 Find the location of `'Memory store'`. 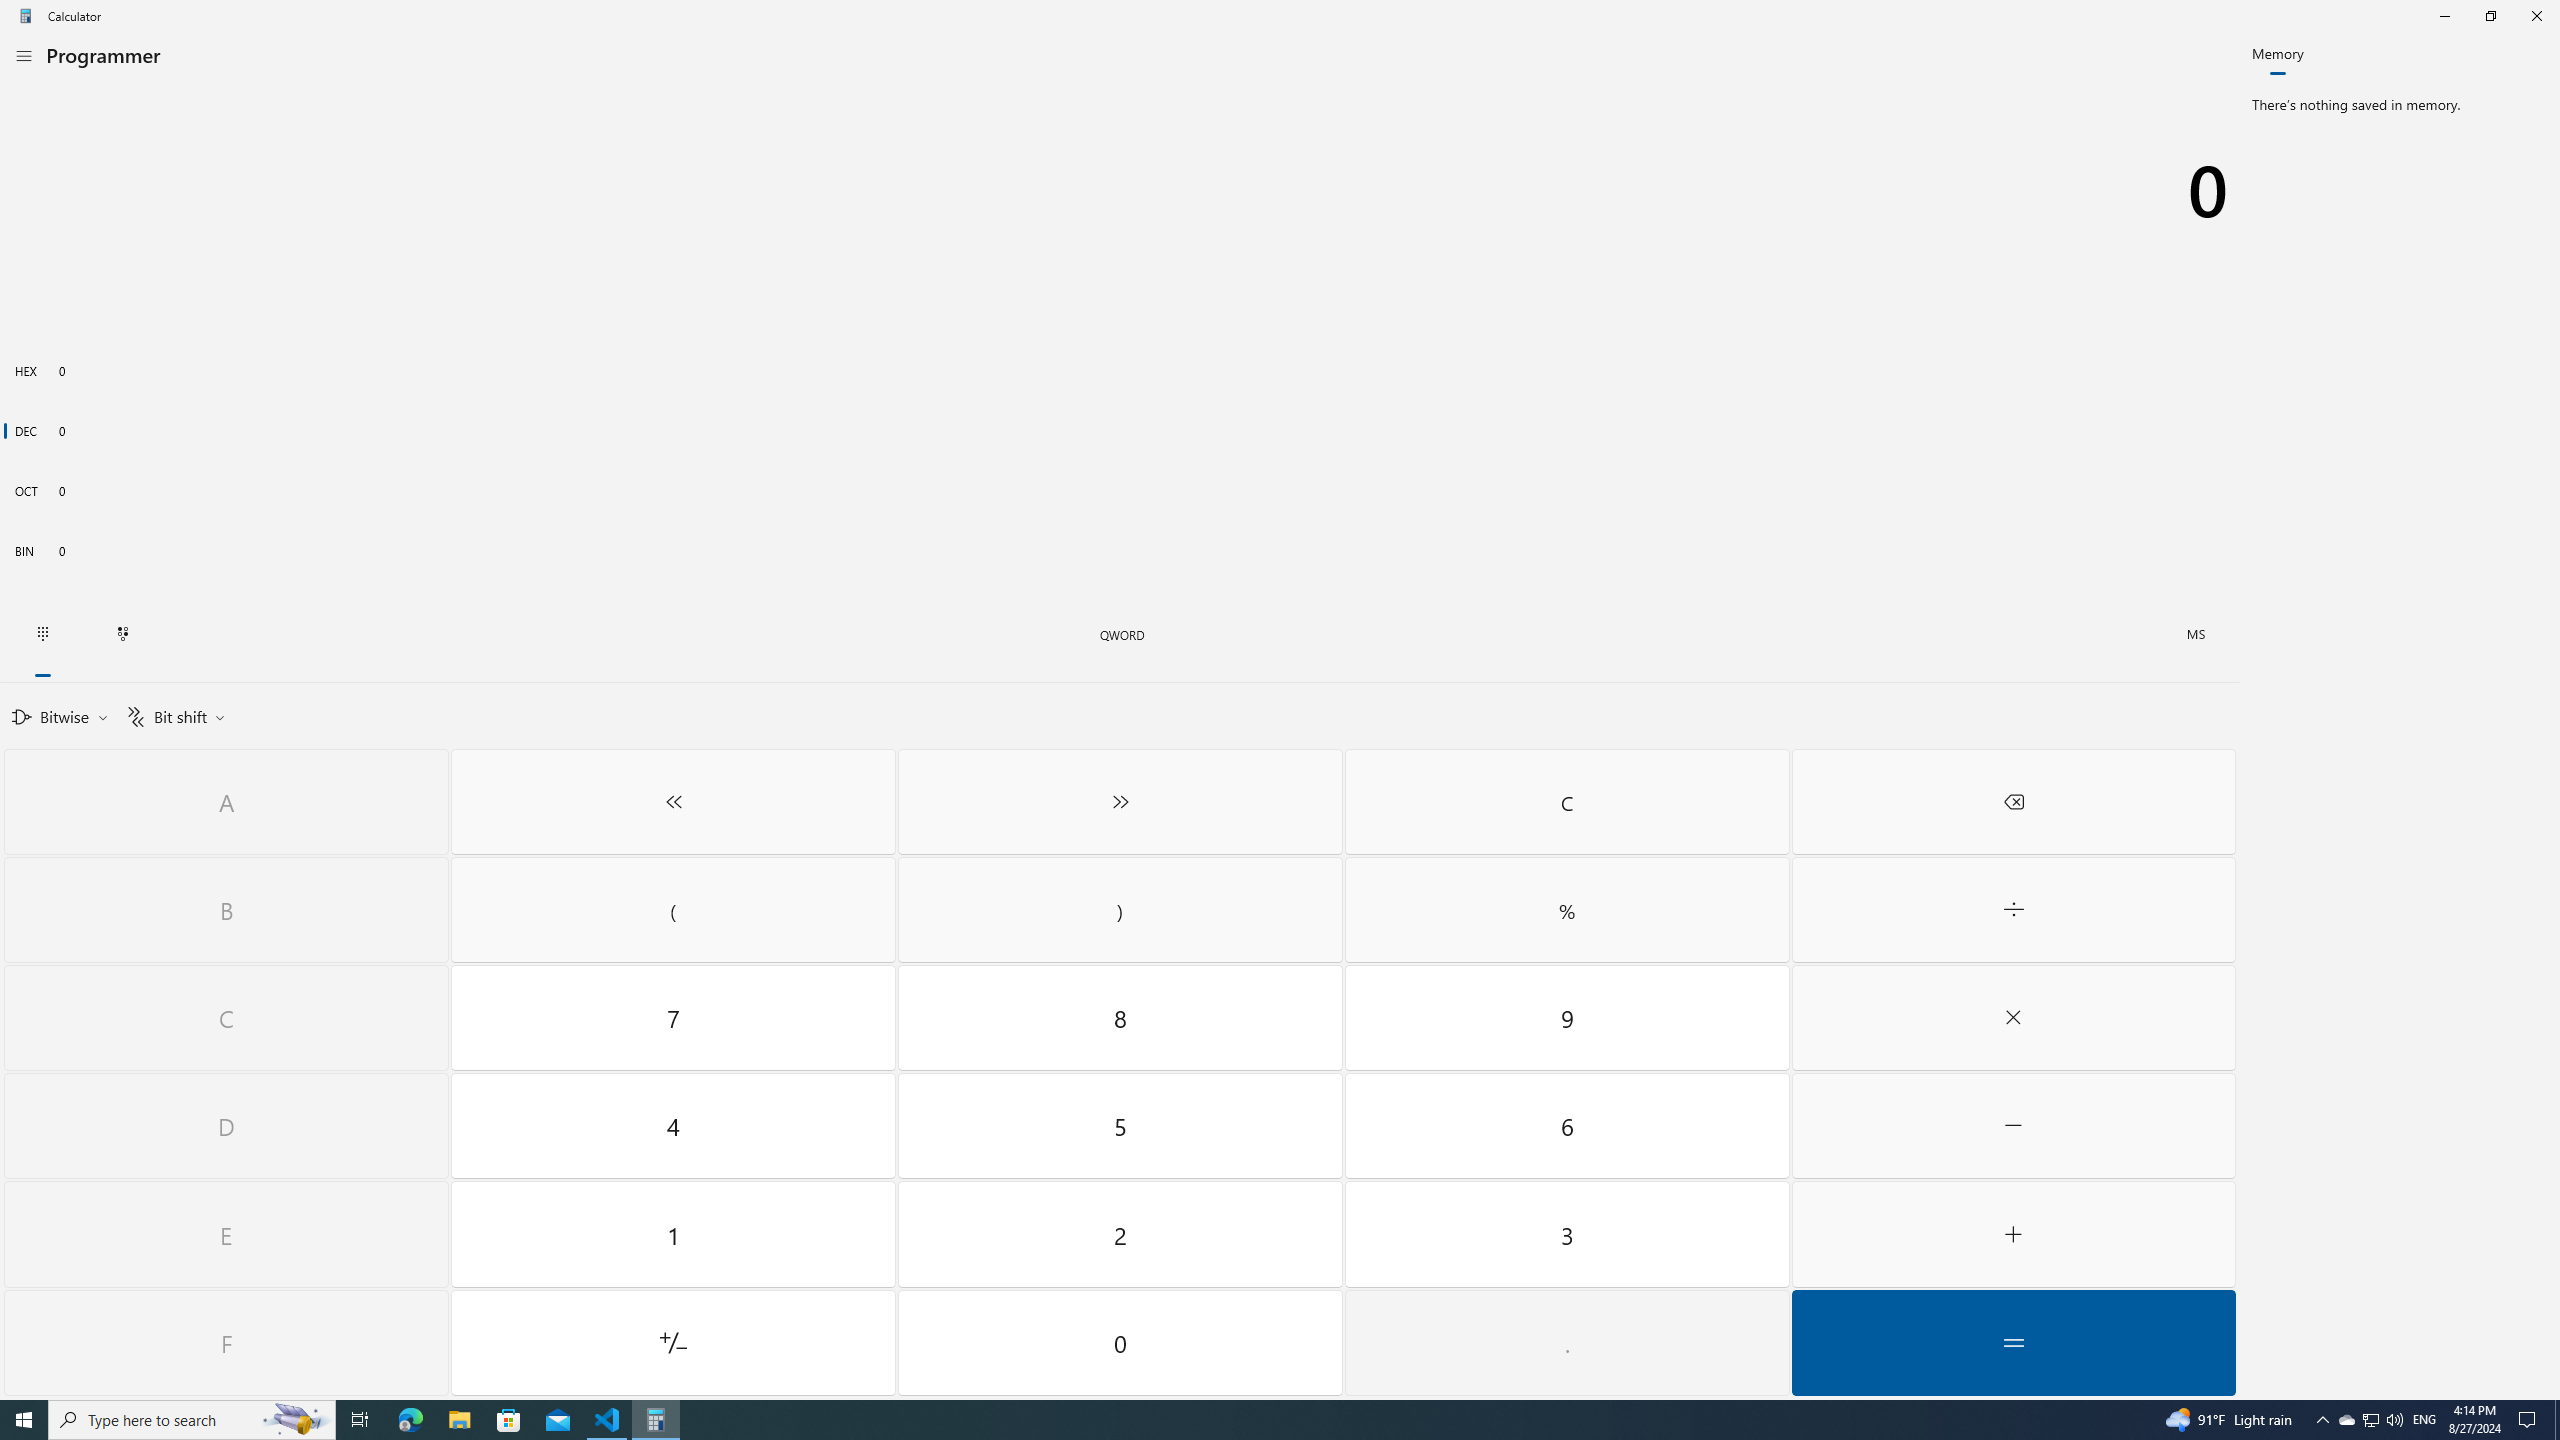

'Memory store' is located at coordinates (2196, 635).